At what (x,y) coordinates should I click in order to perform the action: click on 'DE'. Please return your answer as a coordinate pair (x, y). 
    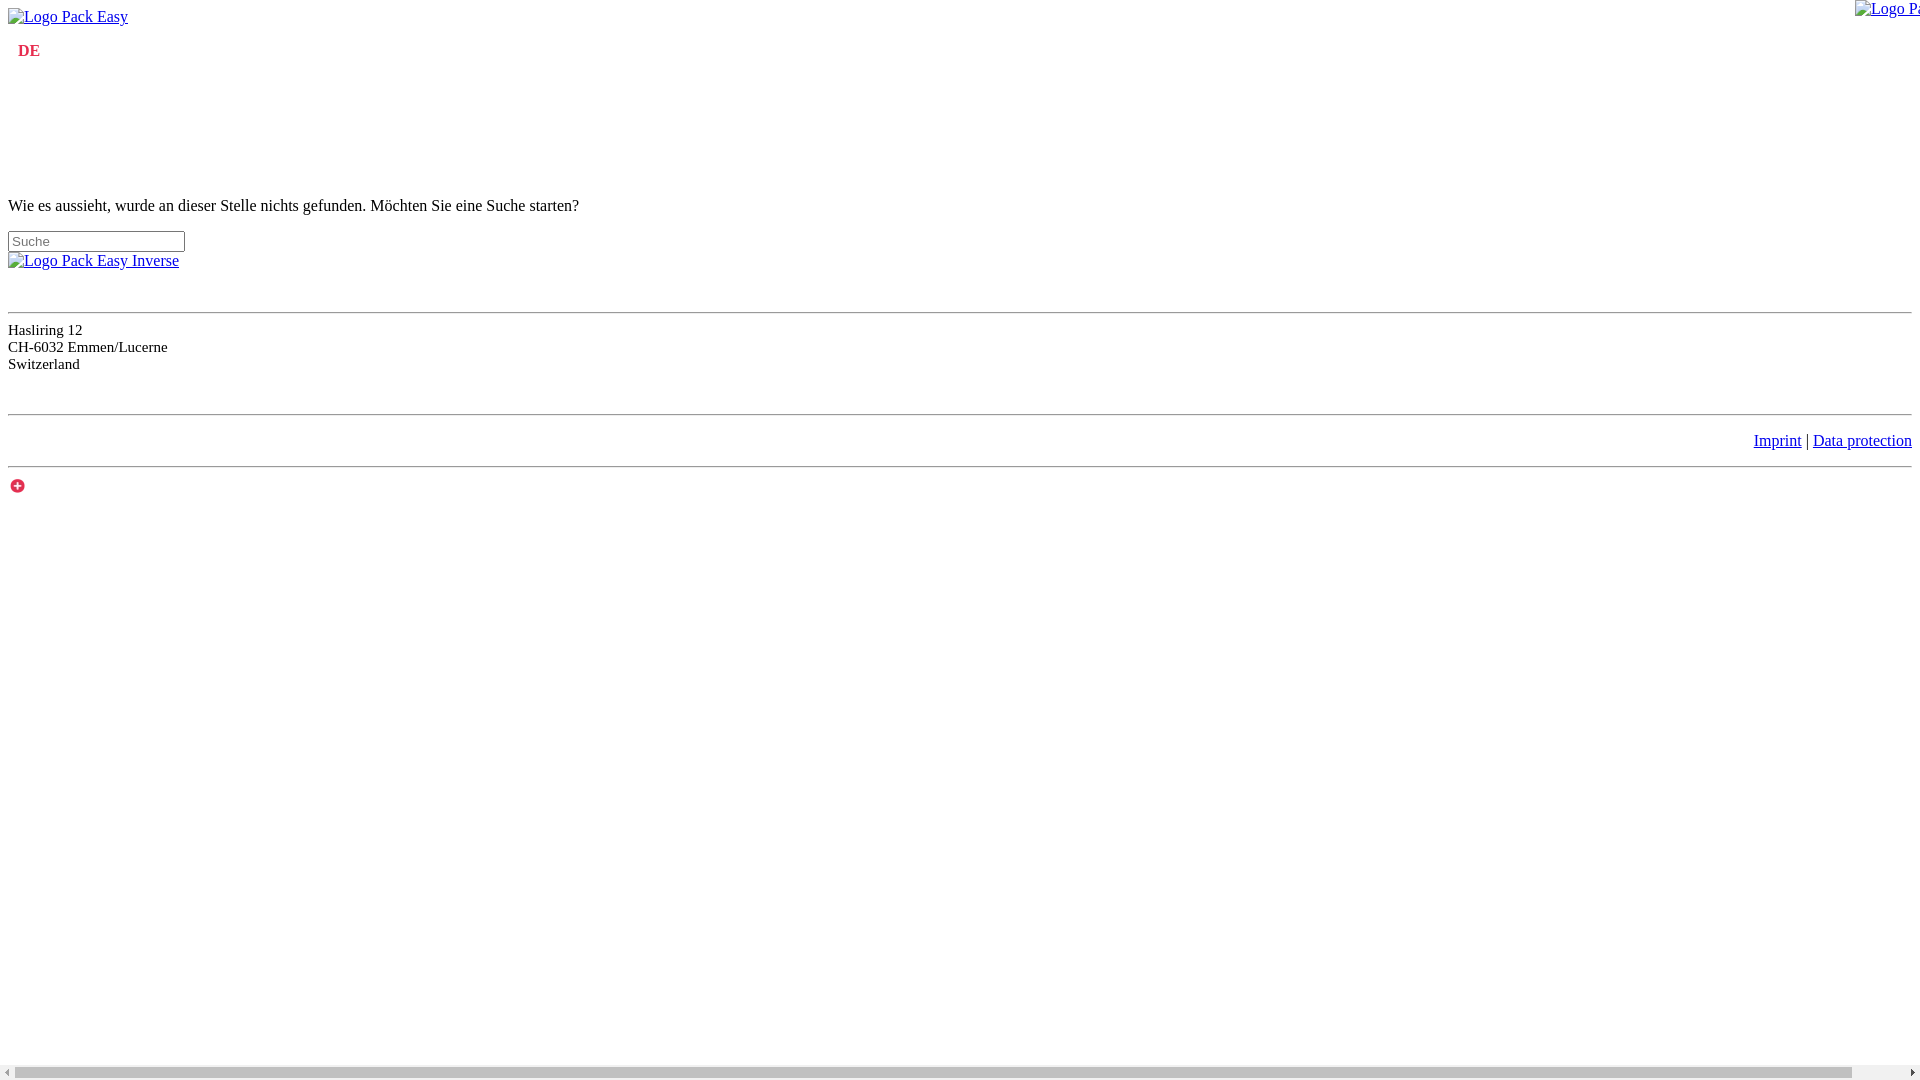
    Looking at the image, I should click on (28, 49).